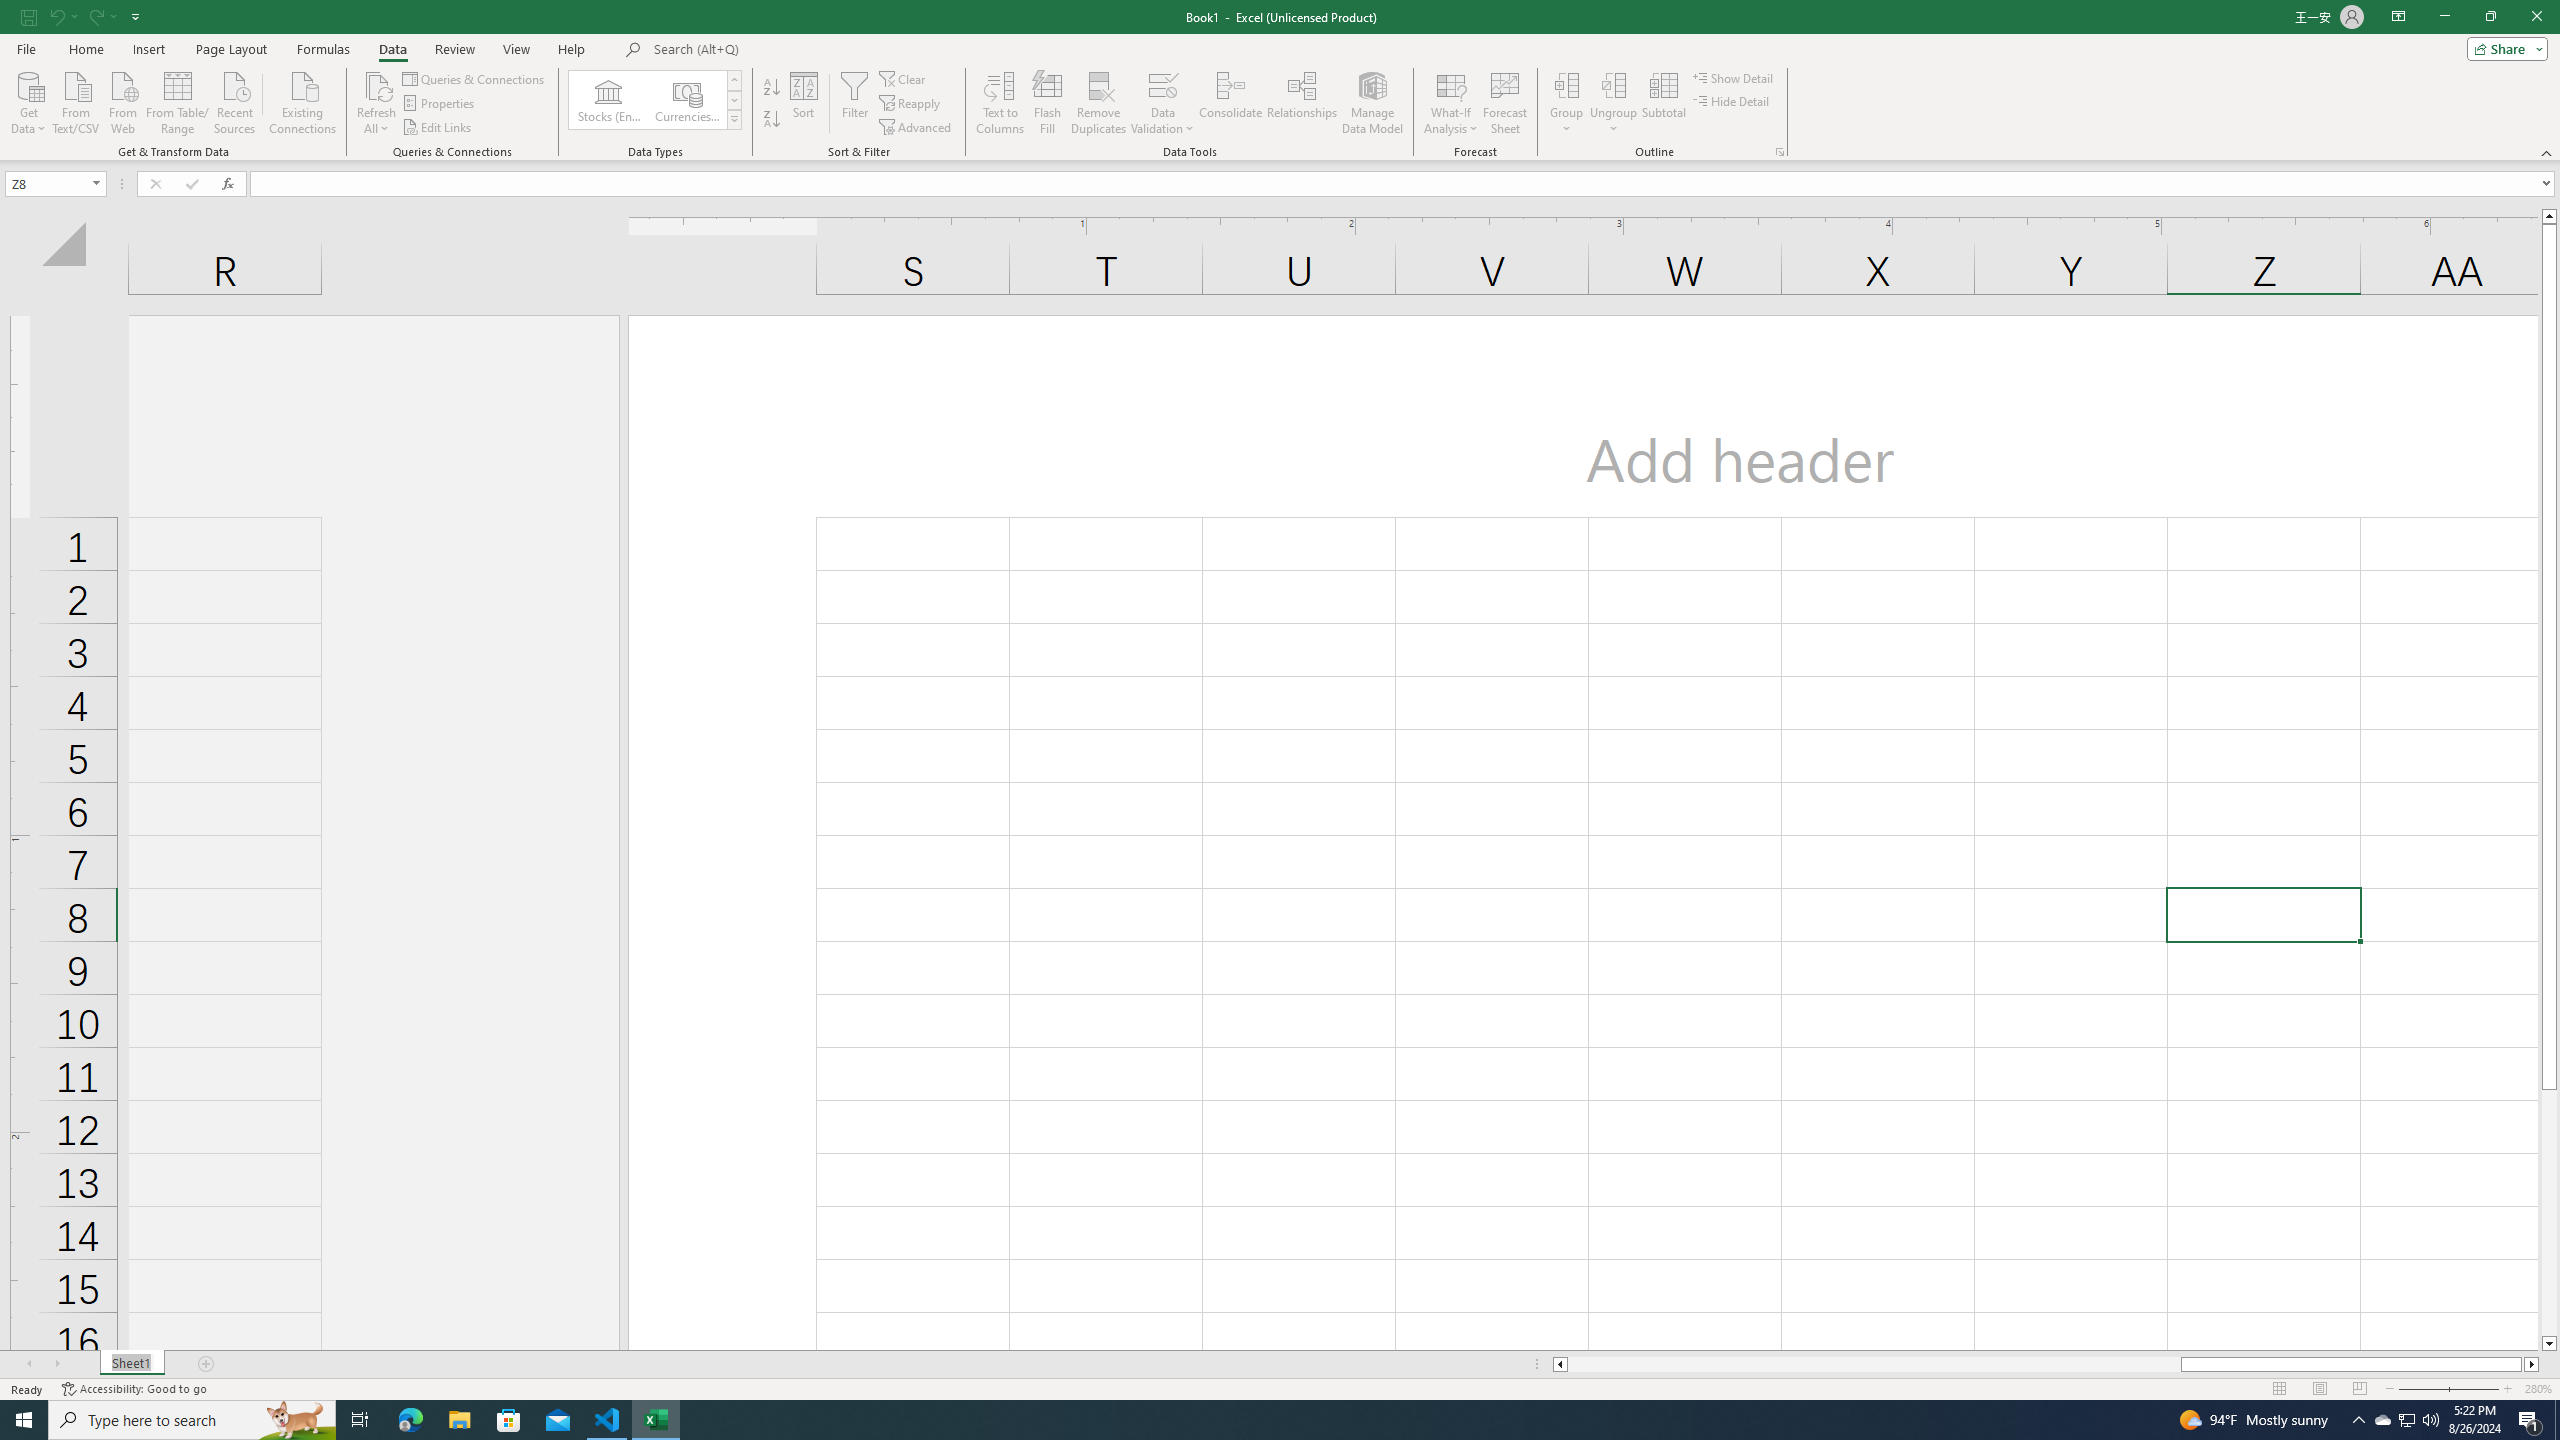  What do you see at coordinates (686, 99) in the screenshot?
I see `'Currencies (English)'` at bounding box center [686, 99].